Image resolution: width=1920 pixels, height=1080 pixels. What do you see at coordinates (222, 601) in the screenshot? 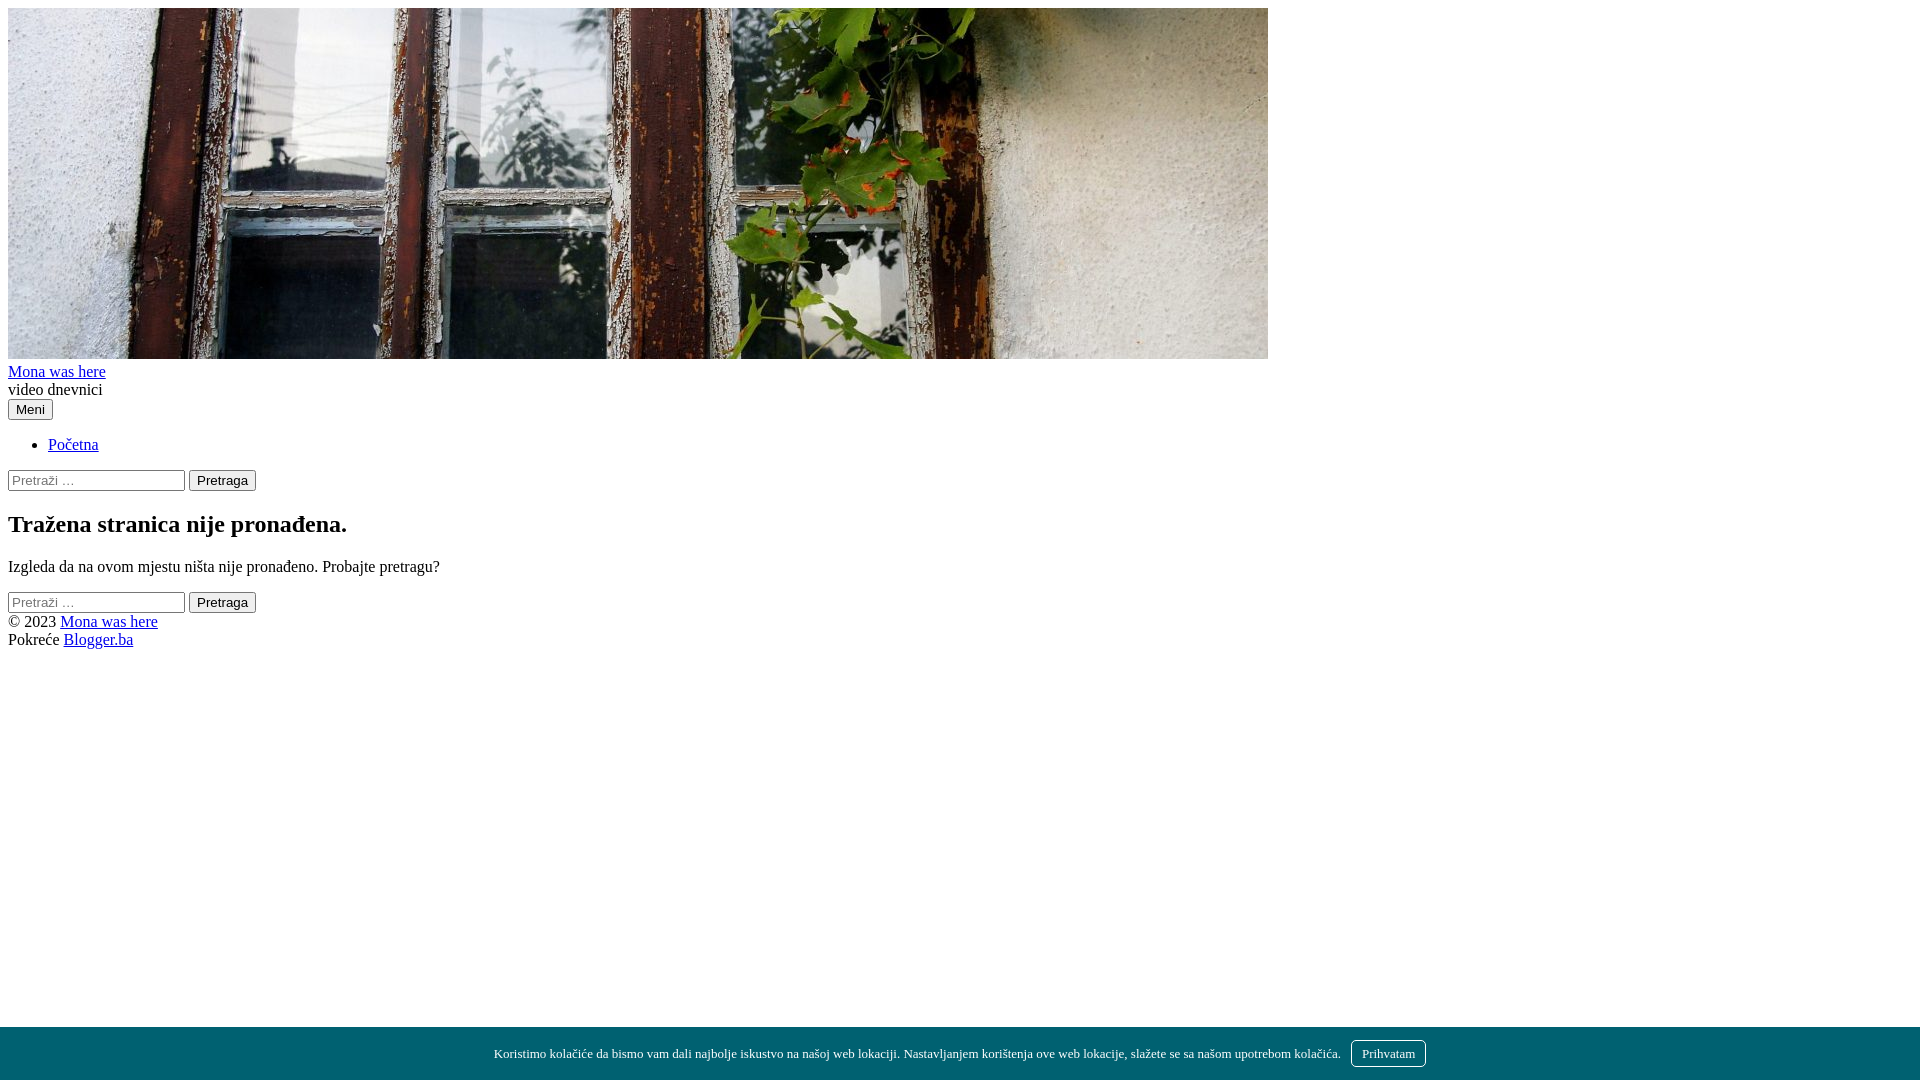
I see `'Pretraga'` at bounding box center [222, 601].